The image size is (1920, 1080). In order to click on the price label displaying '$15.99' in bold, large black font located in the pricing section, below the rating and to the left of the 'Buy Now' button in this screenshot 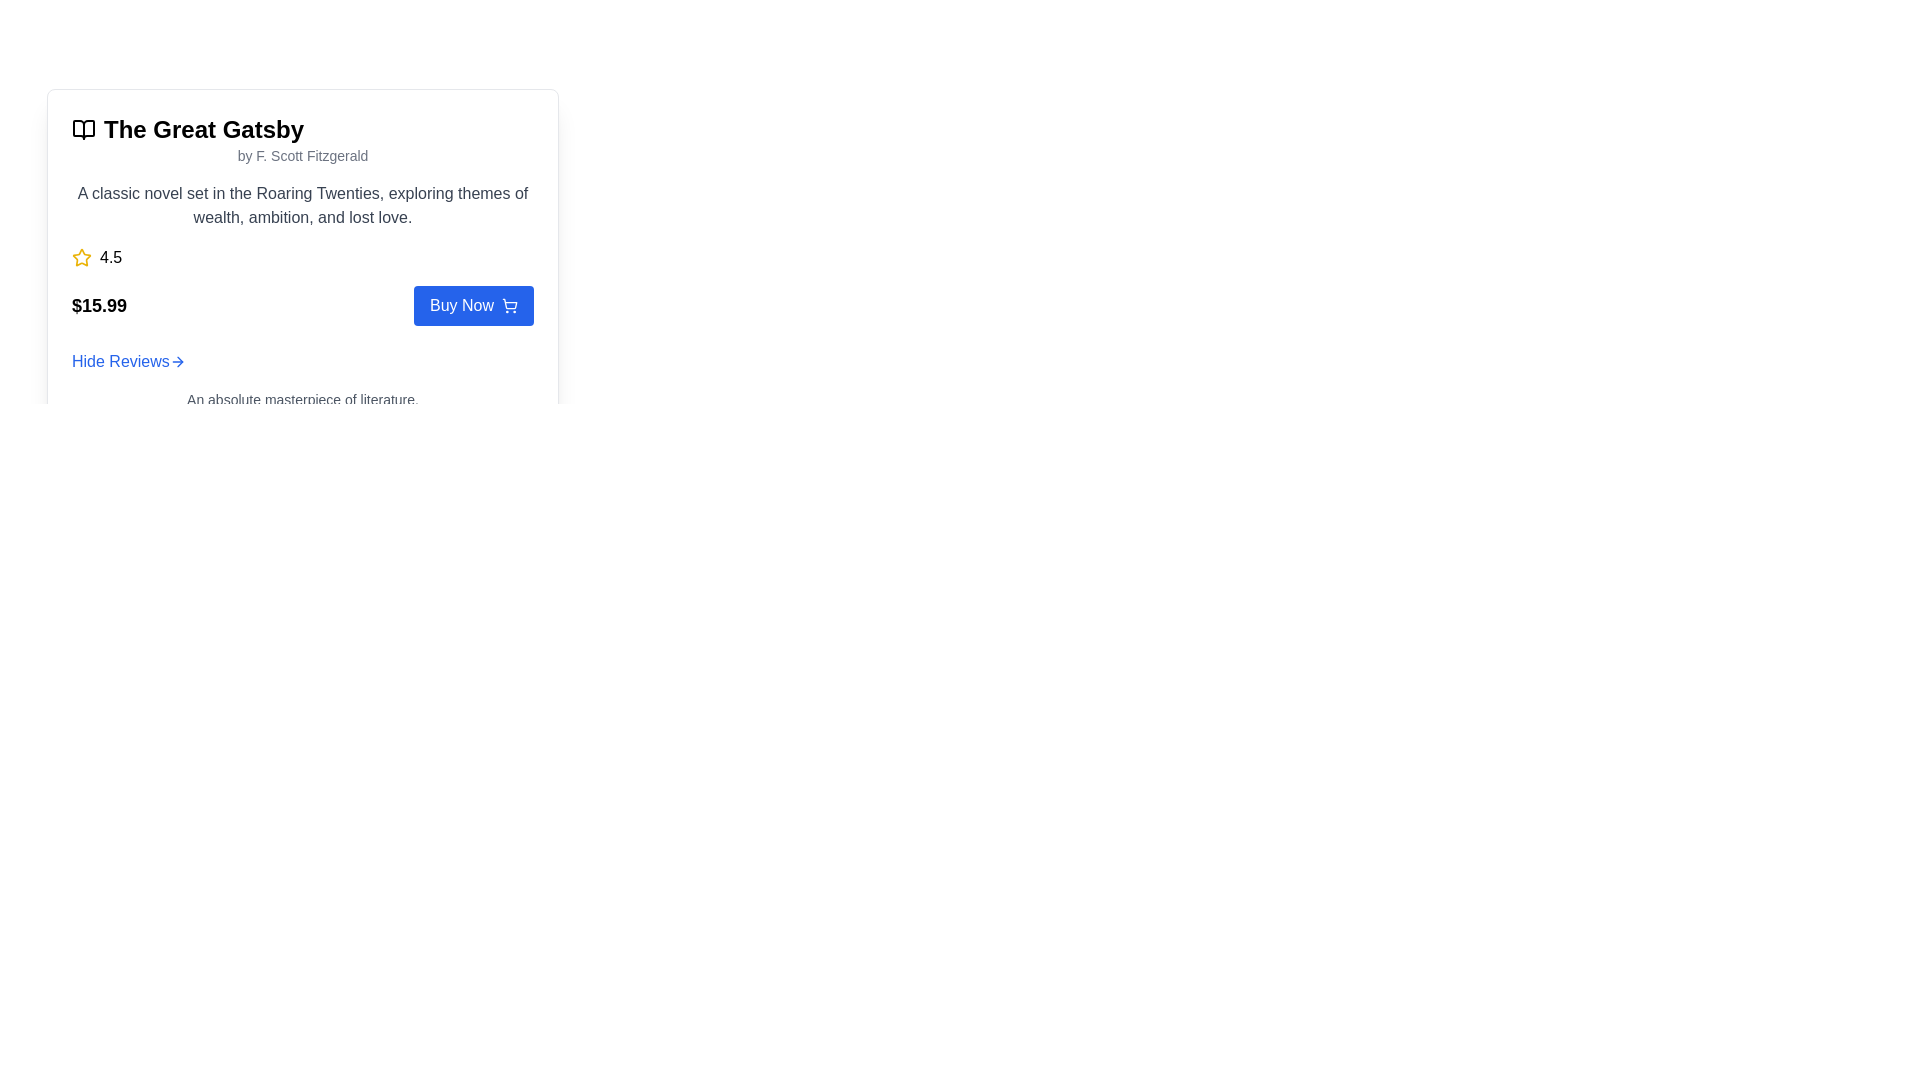, I will do `click(98, 305)`.